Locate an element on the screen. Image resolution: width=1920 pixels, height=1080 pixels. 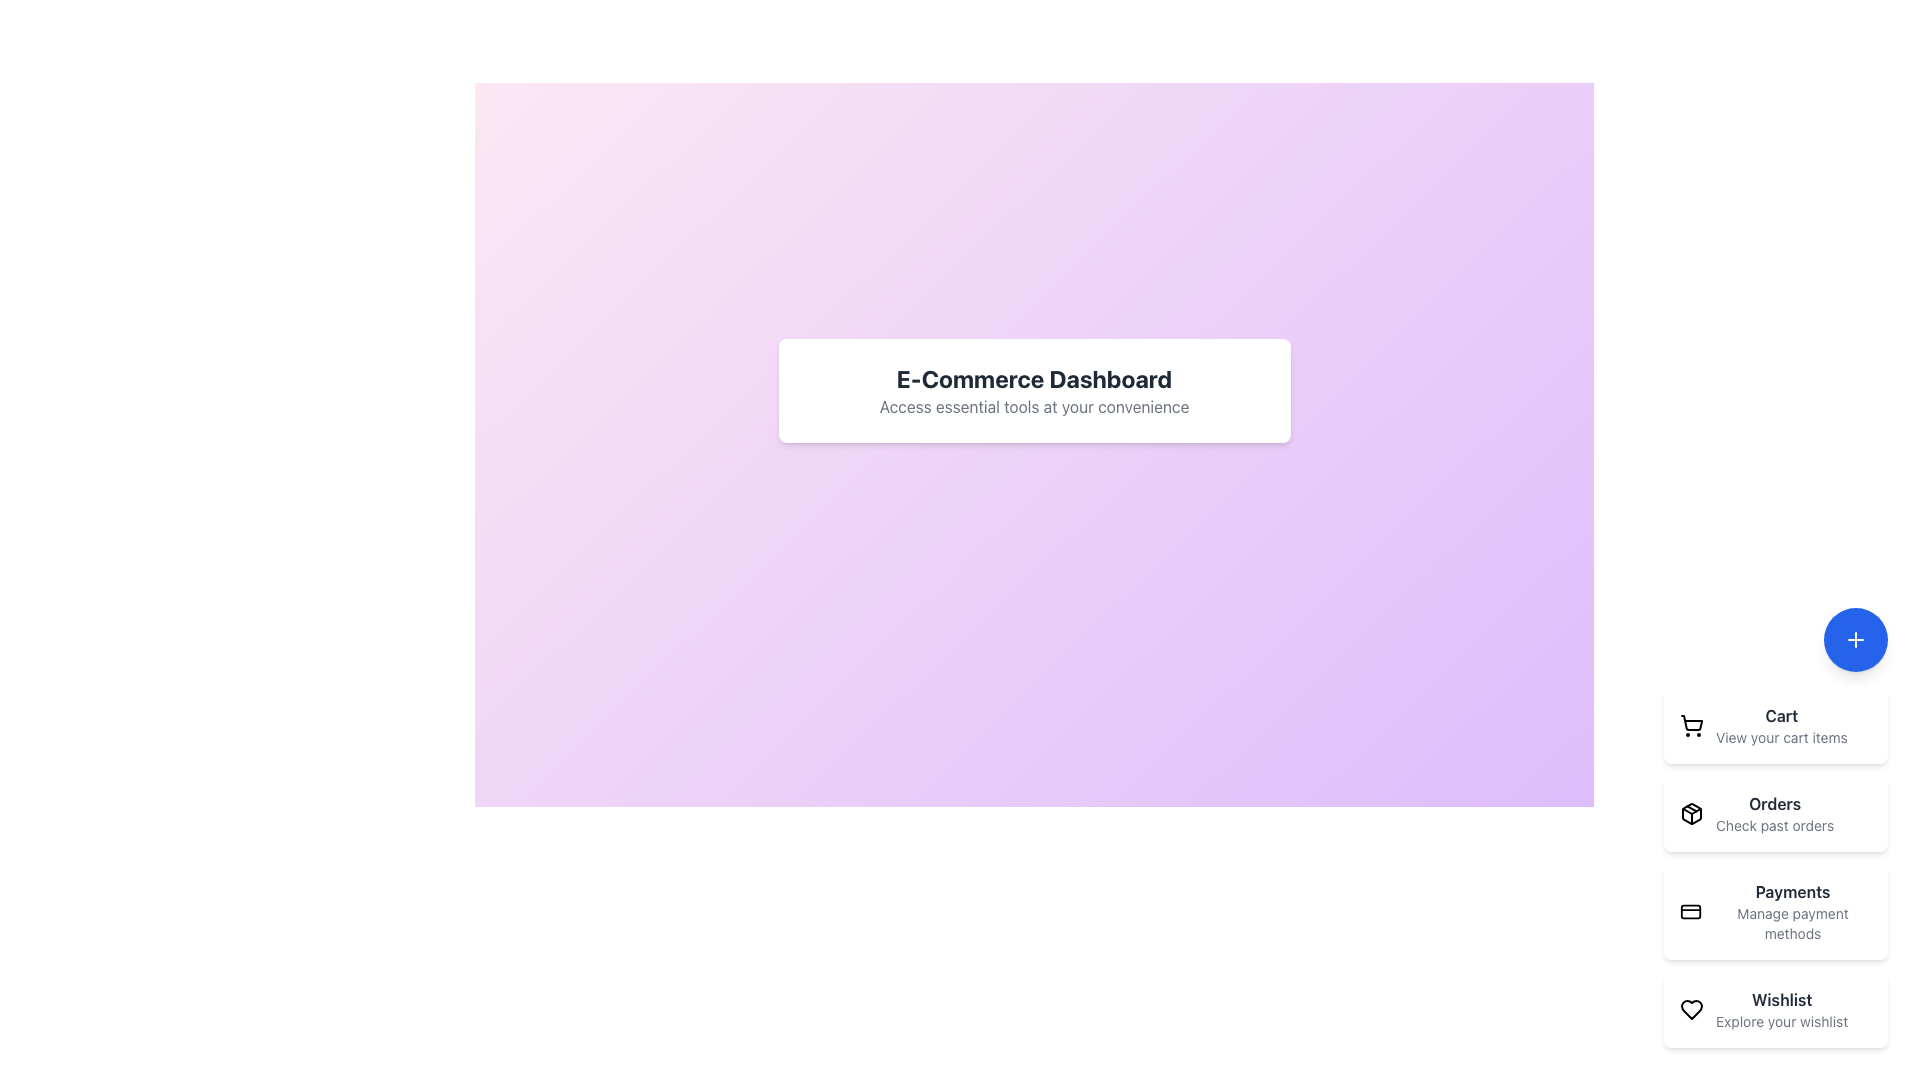
the bold text label reading 'Orders' in the bottom-right vertical navigation menu is located at coordinates (1775, 802).